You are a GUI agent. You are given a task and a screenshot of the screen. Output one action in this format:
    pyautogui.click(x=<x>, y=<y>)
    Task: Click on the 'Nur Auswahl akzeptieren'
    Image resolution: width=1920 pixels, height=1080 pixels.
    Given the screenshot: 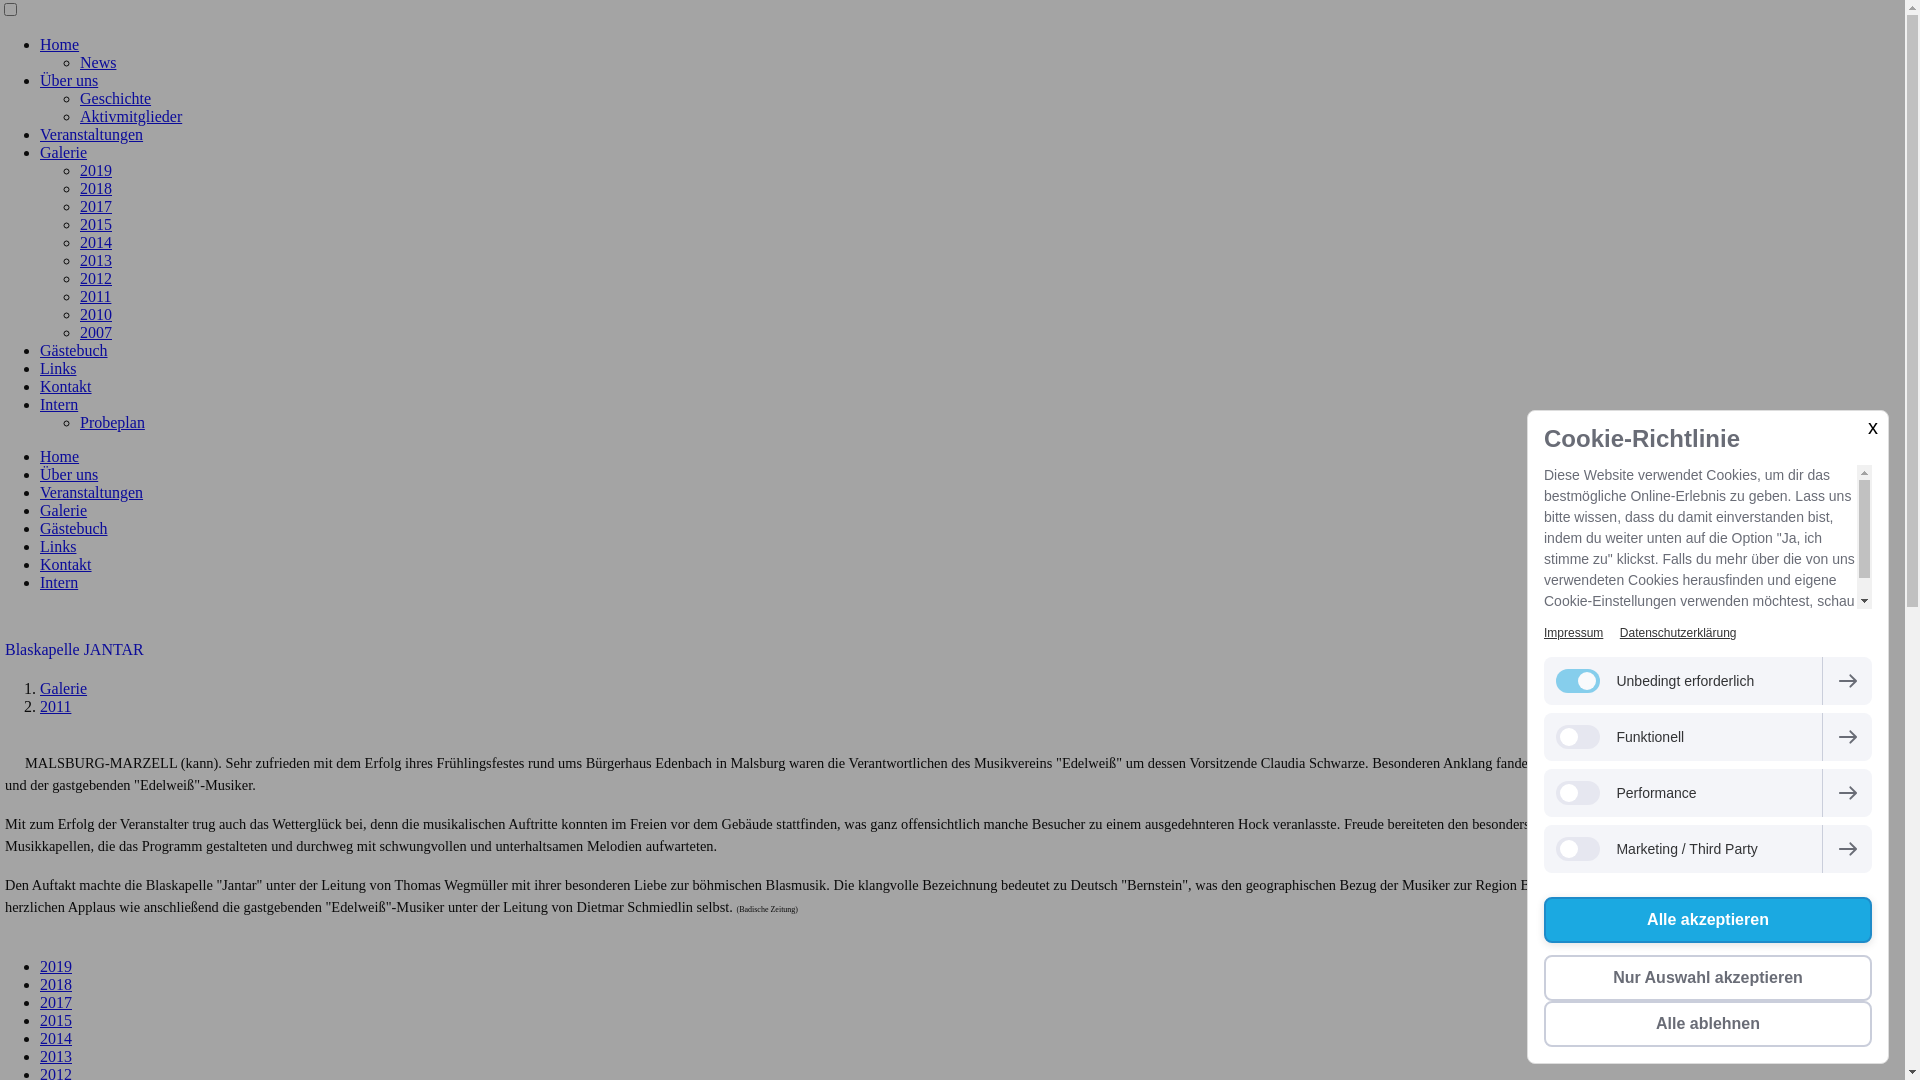 What is the action you would take?
    pyautogui.click(x=1707, y=977)
    